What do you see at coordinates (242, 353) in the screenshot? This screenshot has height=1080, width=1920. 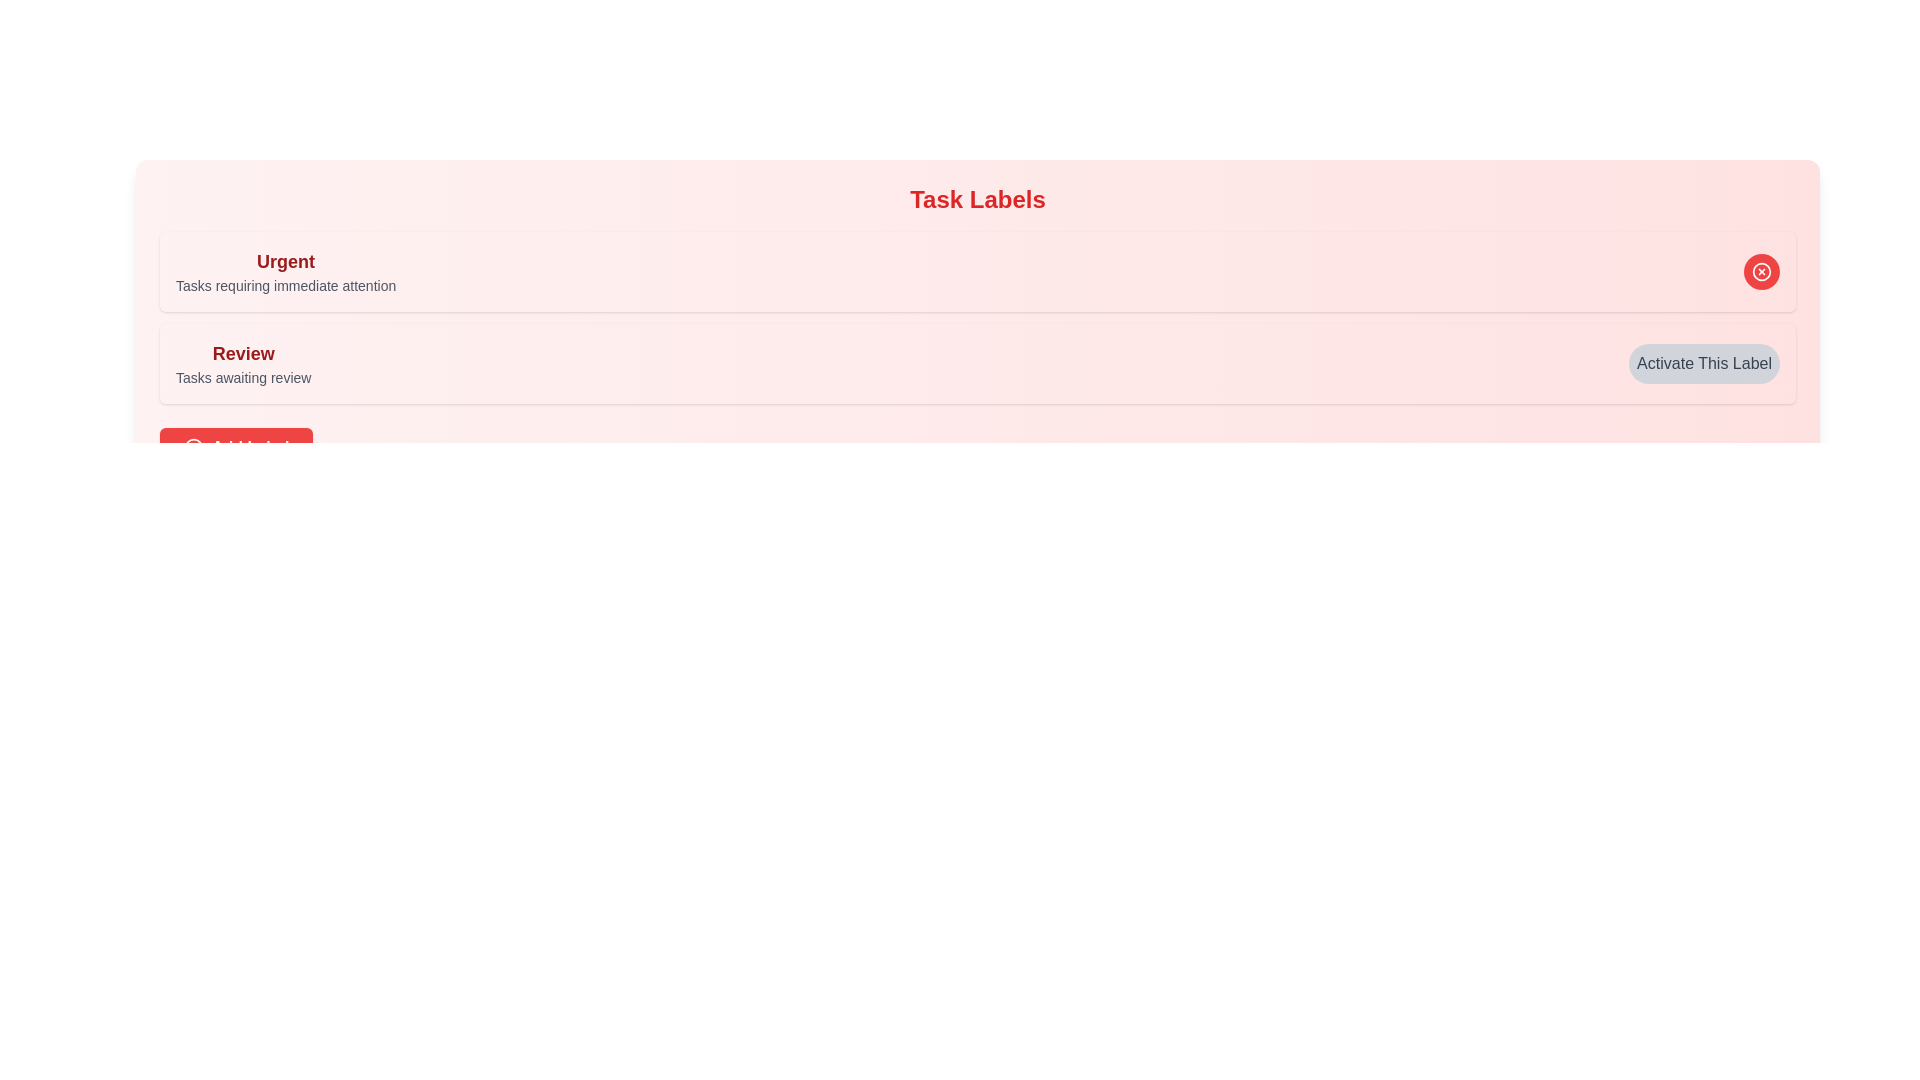 I see `the text of the label 'Review'` at bounding box center [242, 353].